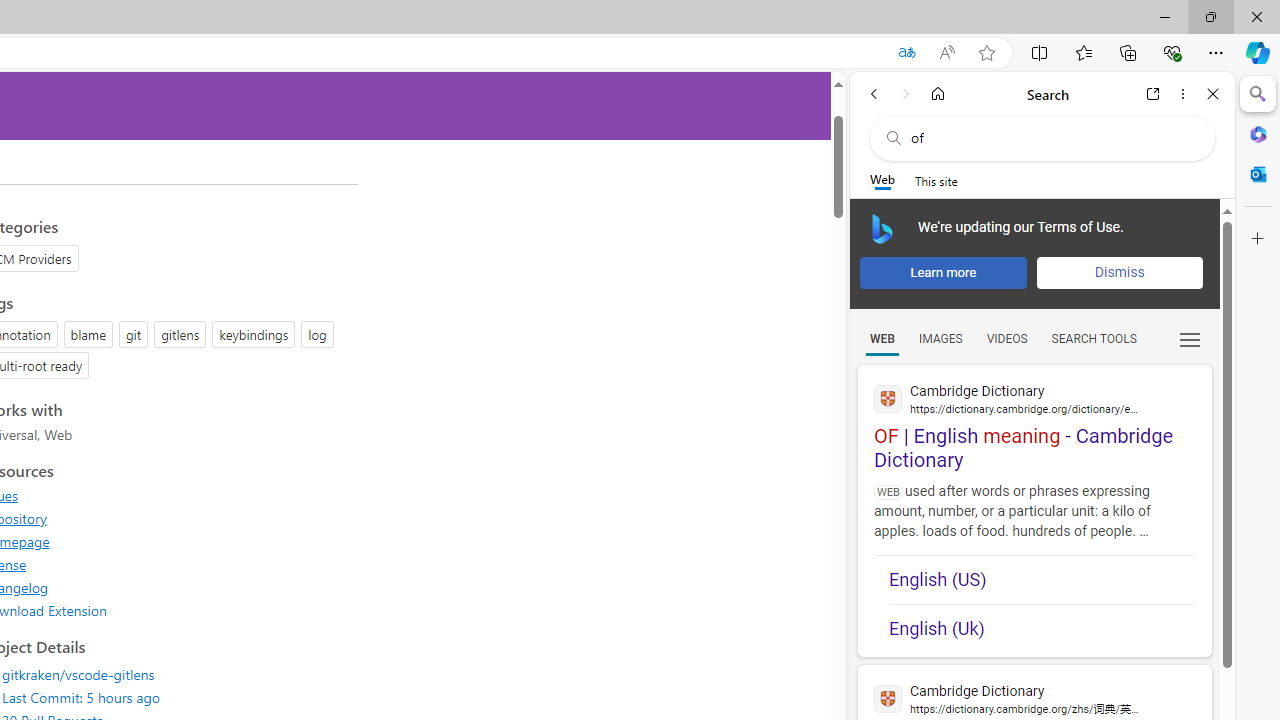 The image size is (1280, 720). I want to click on 'Search Filter, VIDEOS', so click(1006, 338).